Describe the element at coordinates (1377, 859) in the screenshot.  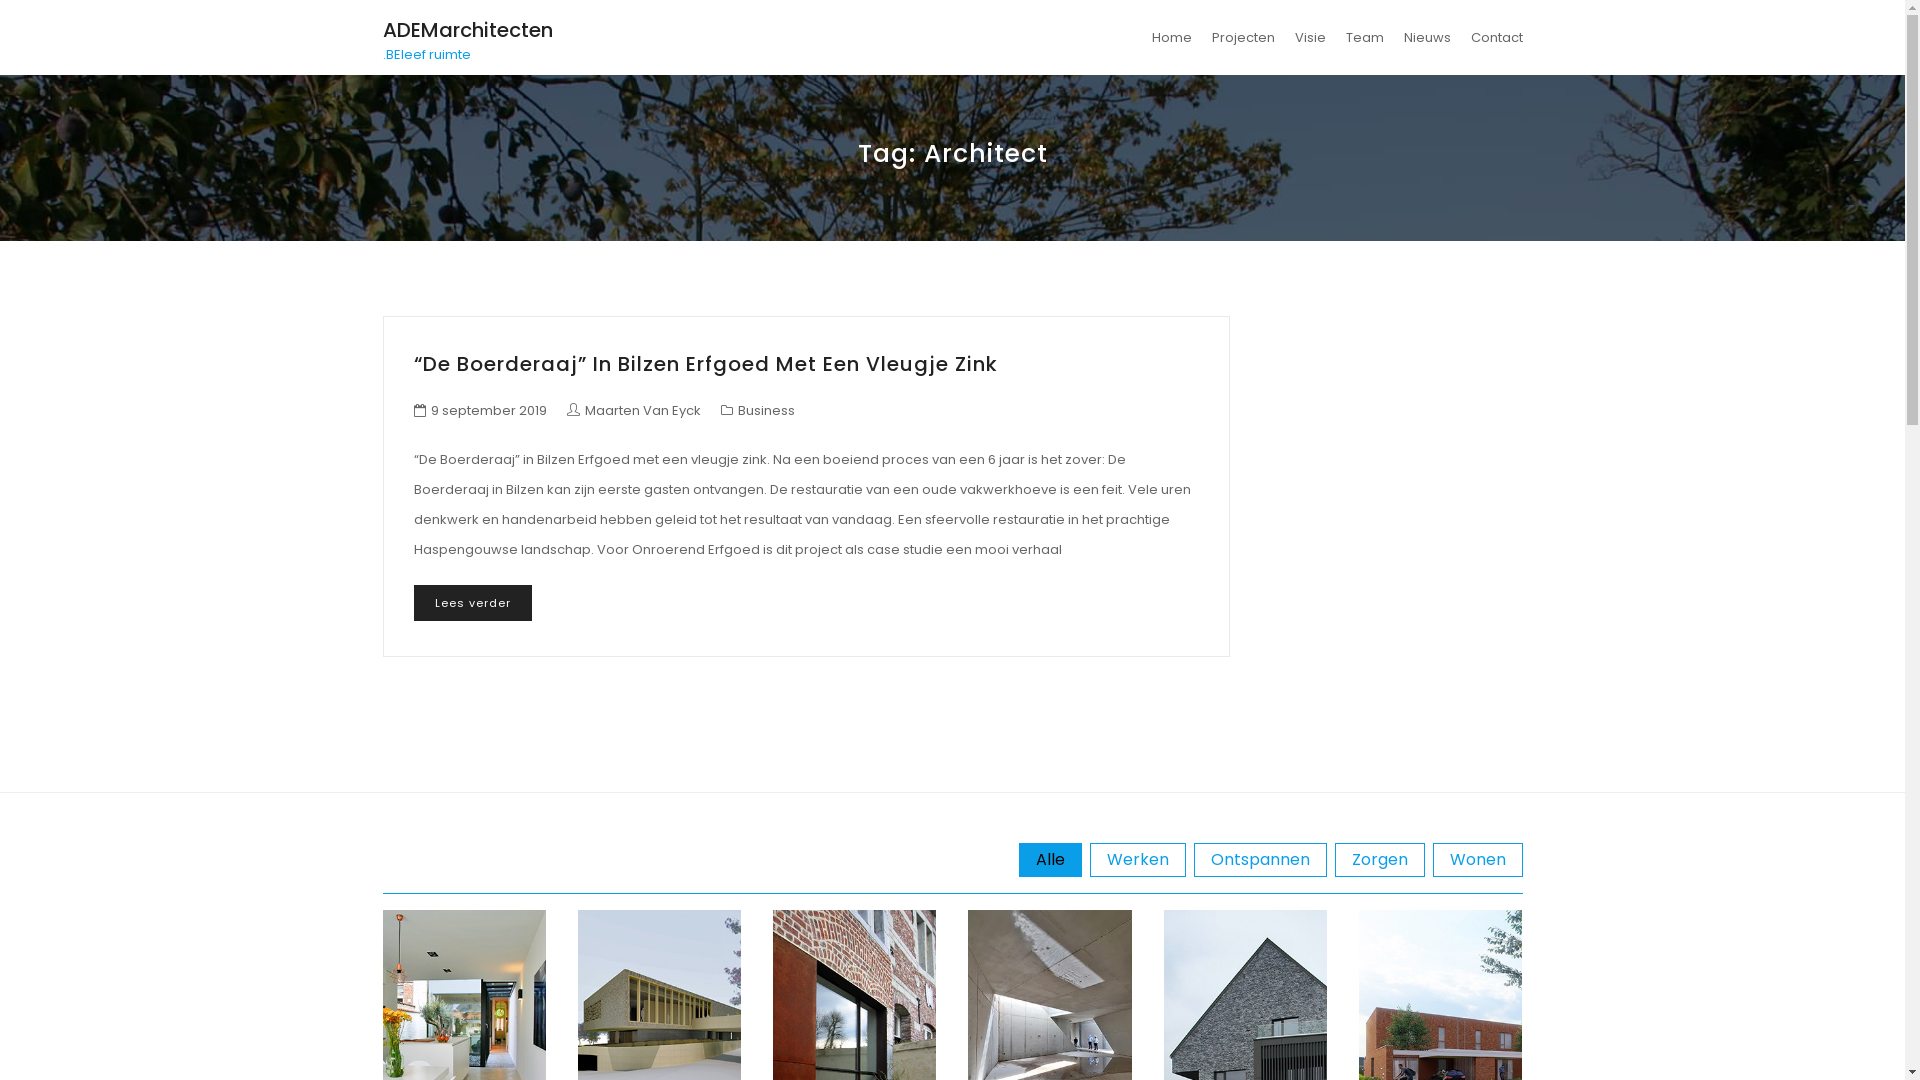
I see `'Zorgen'` at that location.